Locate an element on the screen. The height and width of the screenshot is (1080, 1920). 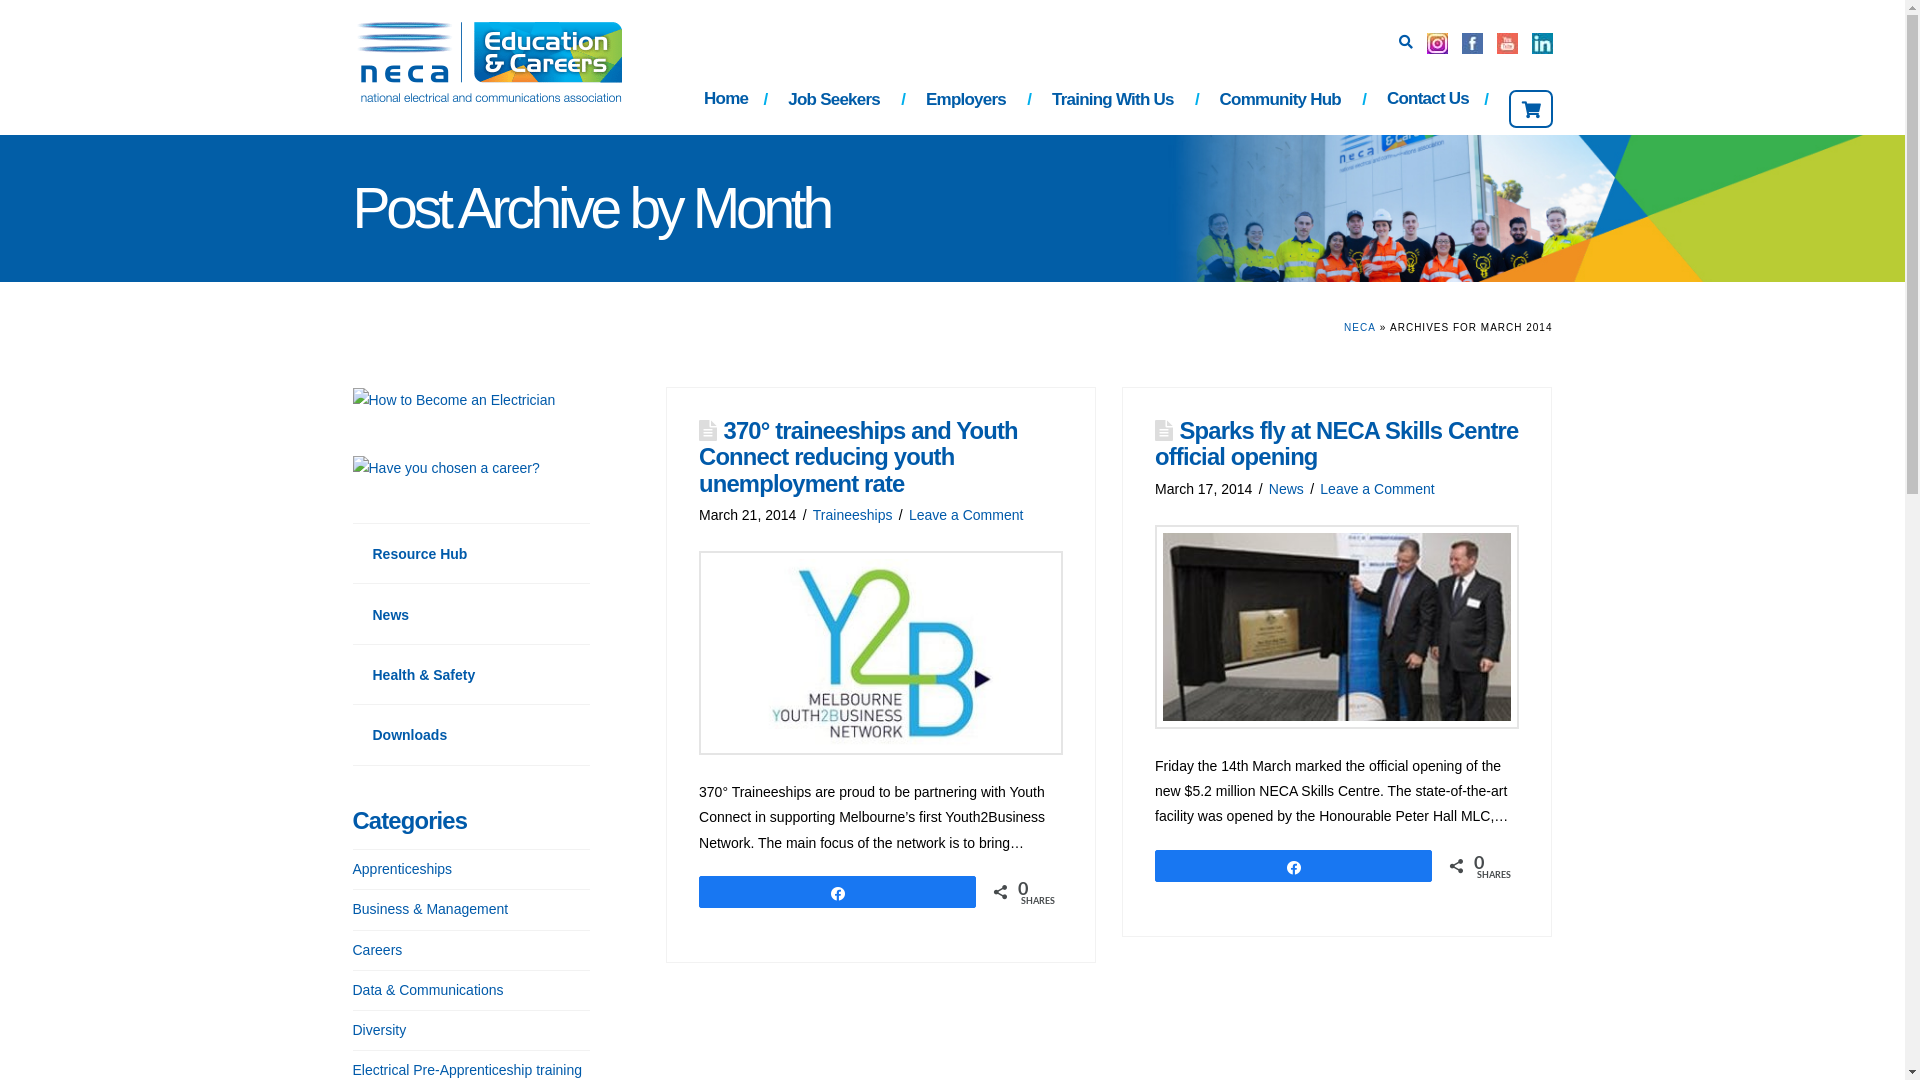
'Home' is located at coordinates (684, 102).